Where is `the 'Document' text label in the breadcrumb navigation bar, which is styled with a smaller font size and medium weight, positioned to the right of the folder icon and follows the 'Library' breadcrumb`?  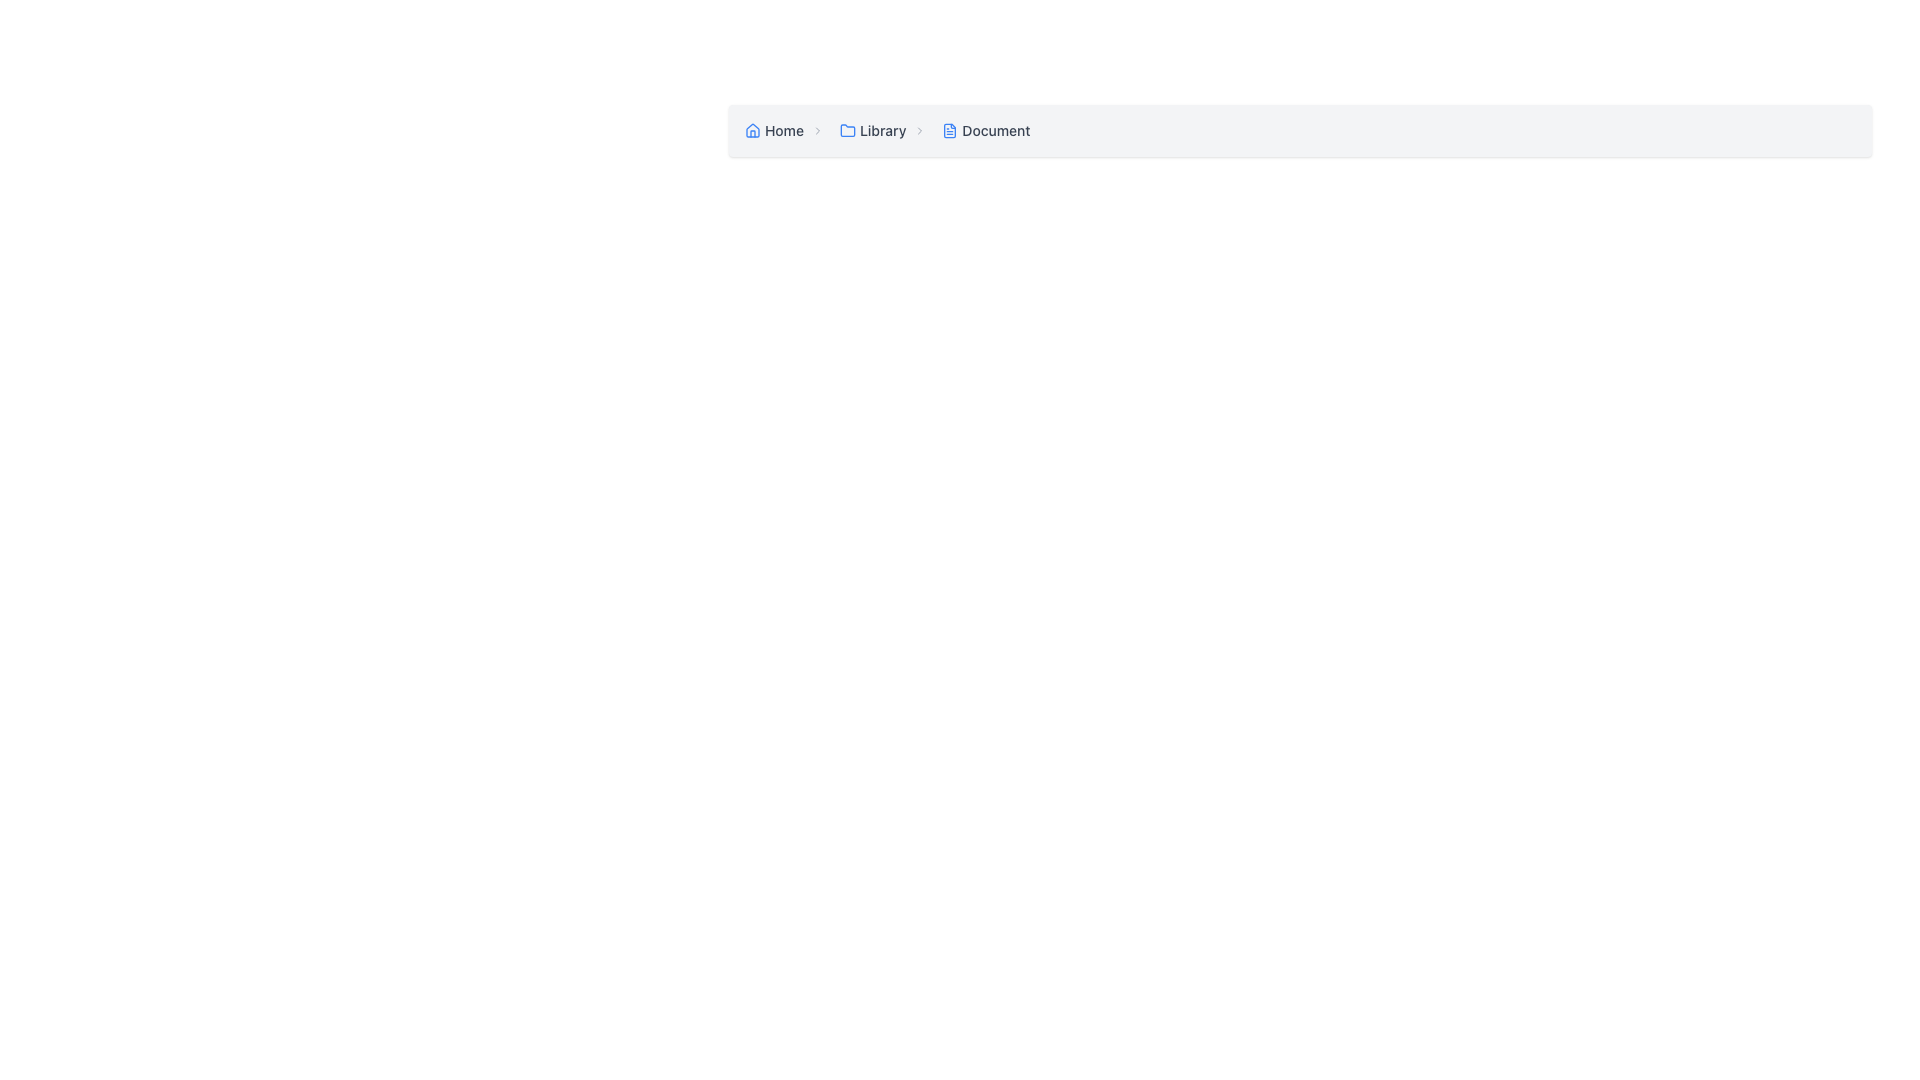 the 'Document' text label in the breadcrumb navigation bar, which is styled with a smaller font size and medium weight, positioned to the right of the folder icon and follows the 'Library' breadcrumb is located at coordinates (996, 131).